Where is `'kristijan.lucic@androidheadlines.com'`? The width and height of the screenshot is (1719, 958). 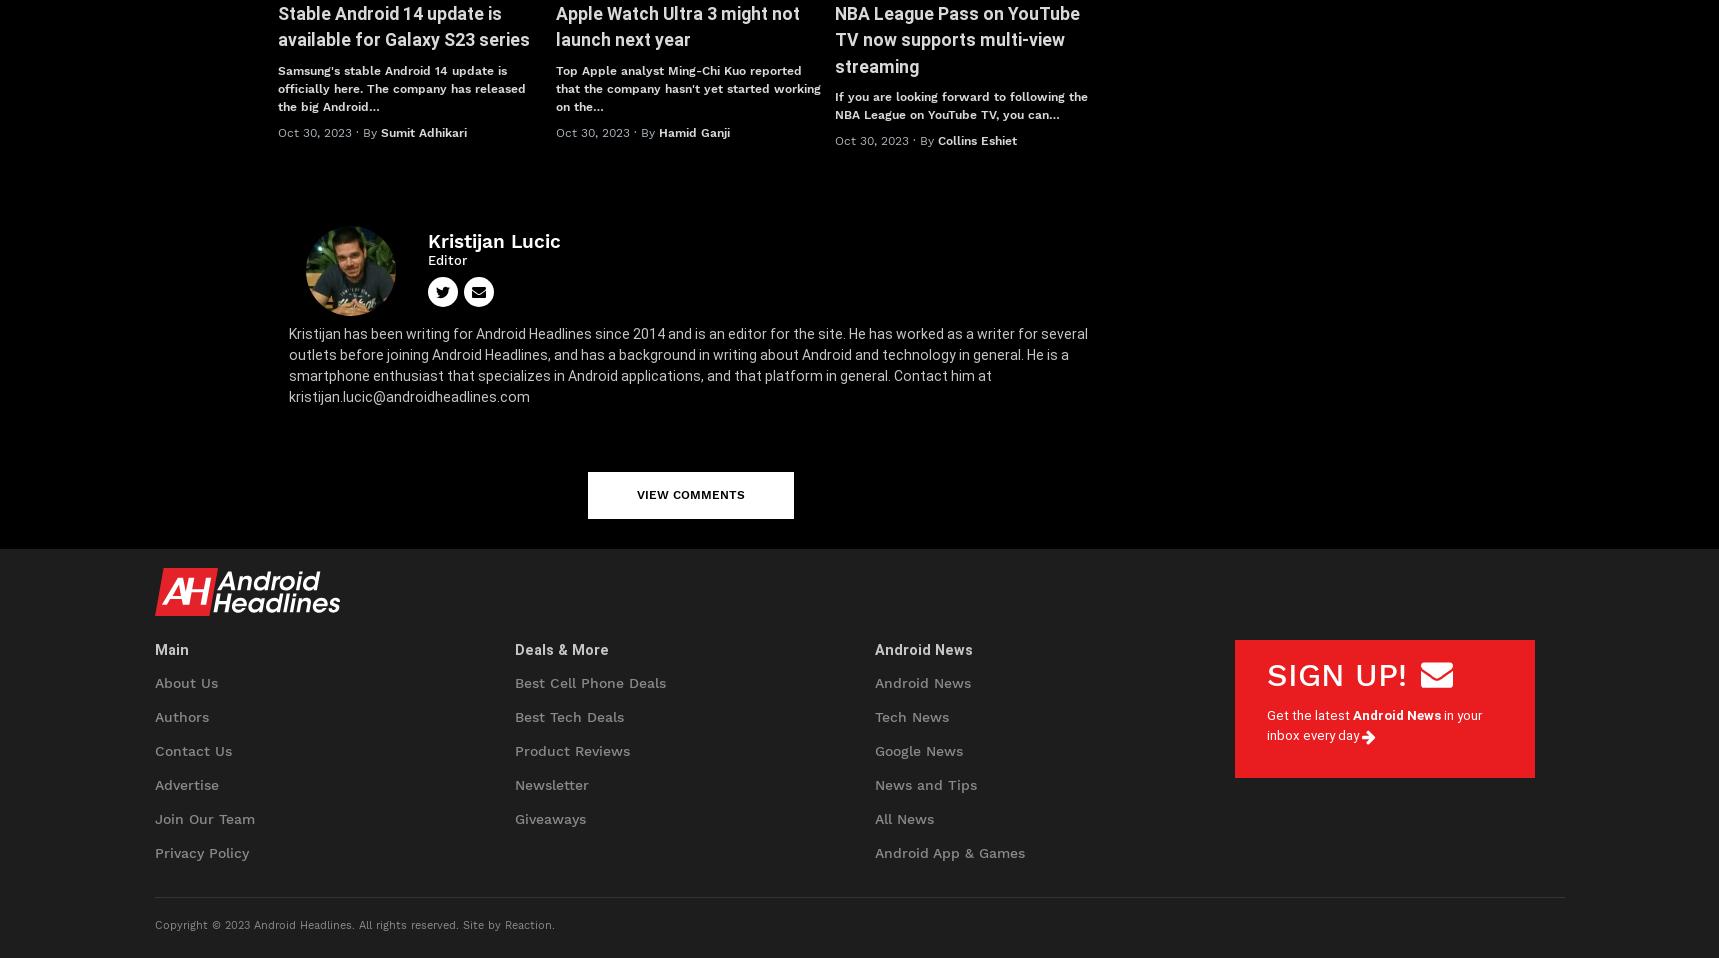
'kristijan.lucic@androidheadlines.com' is located at coordinates (408, 395).